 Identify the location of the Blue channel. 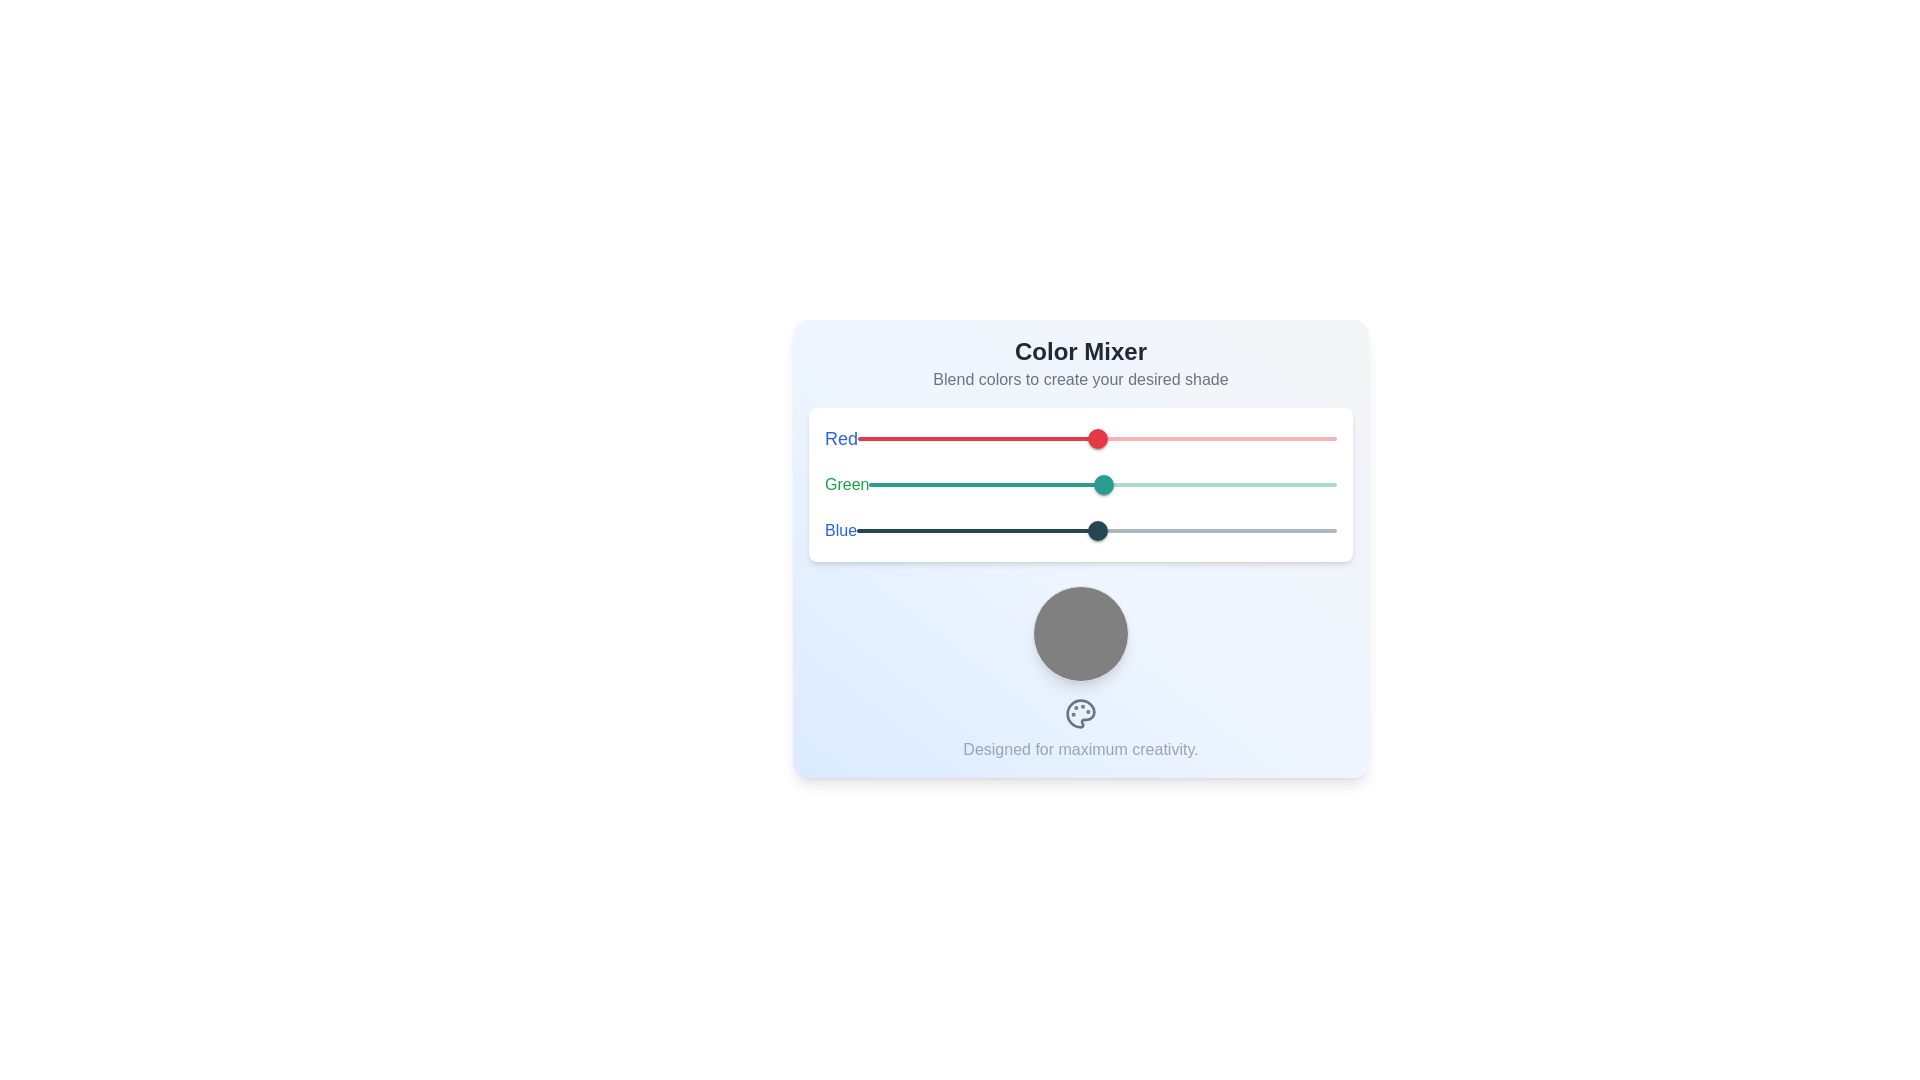
(1145, 530).